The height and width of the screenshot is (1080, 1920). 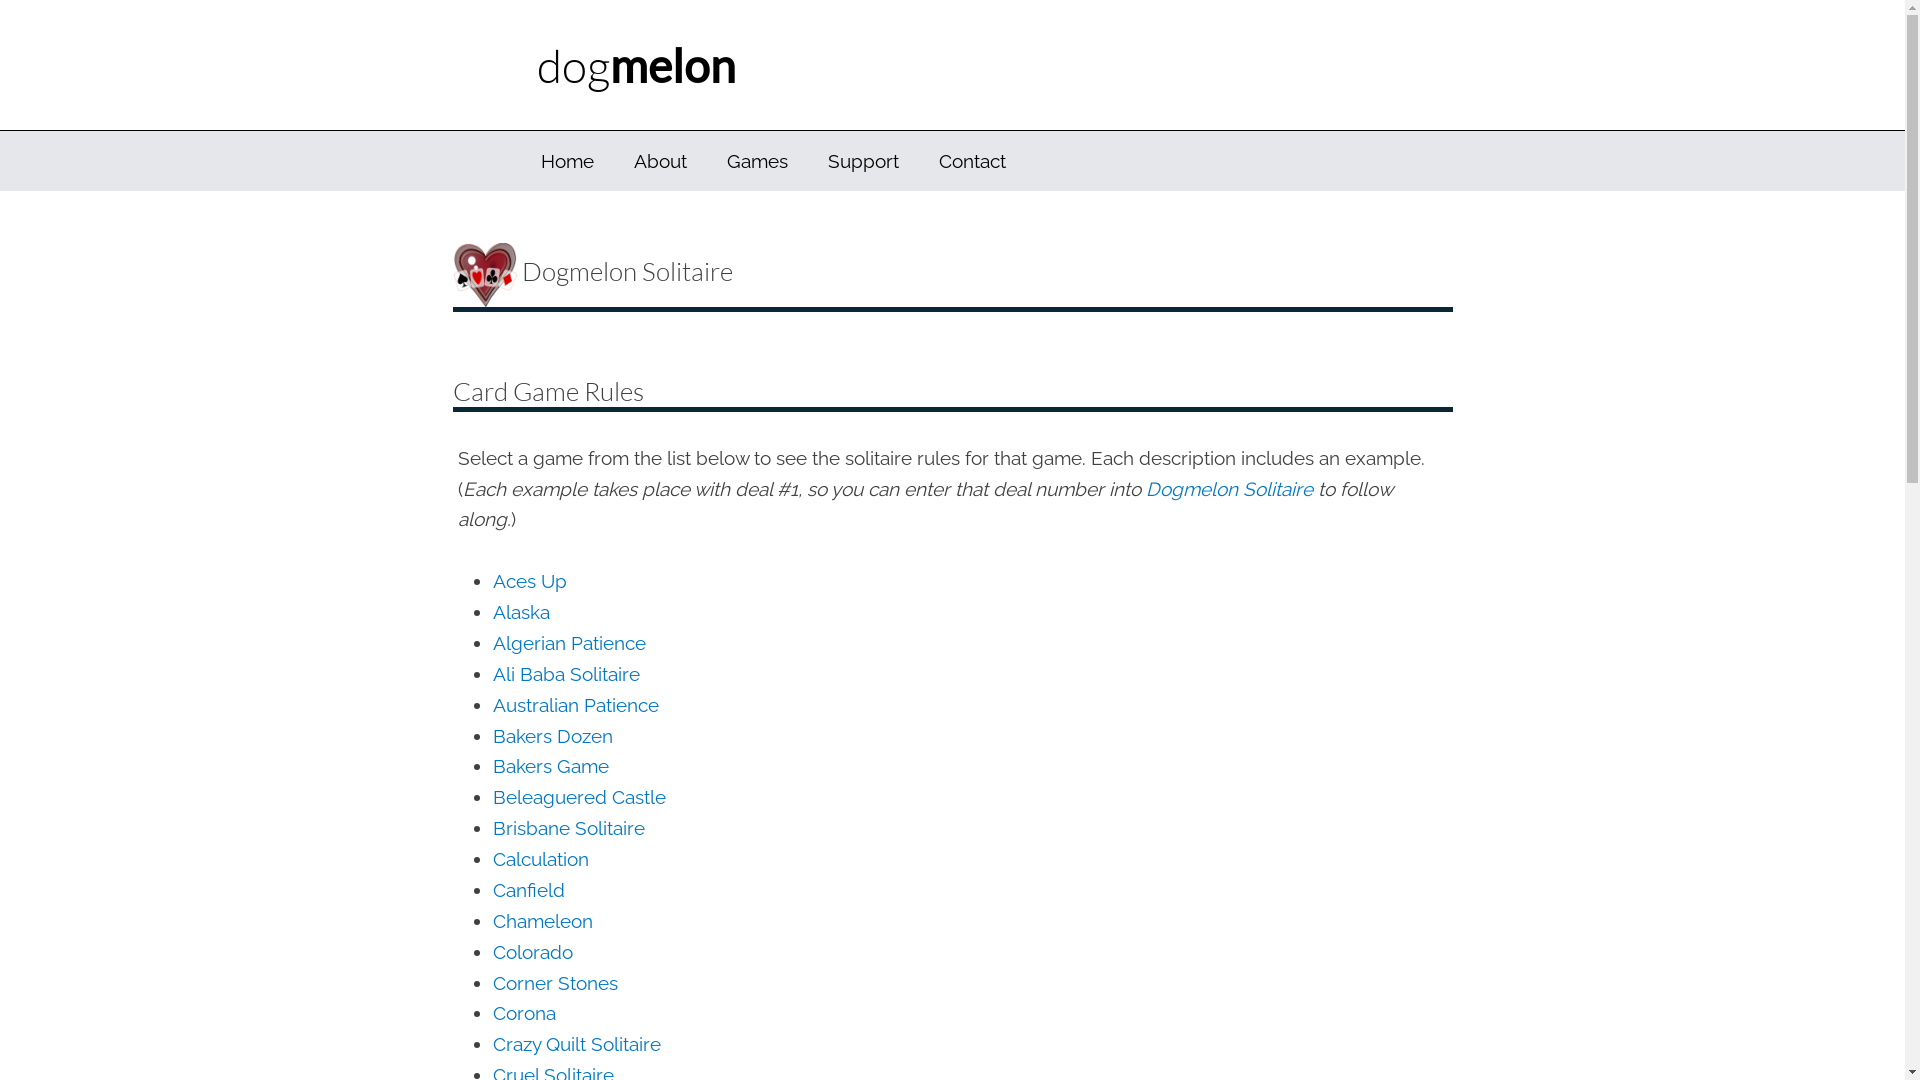 I want to click on 'Chameleon', so click(x=542, y=921).